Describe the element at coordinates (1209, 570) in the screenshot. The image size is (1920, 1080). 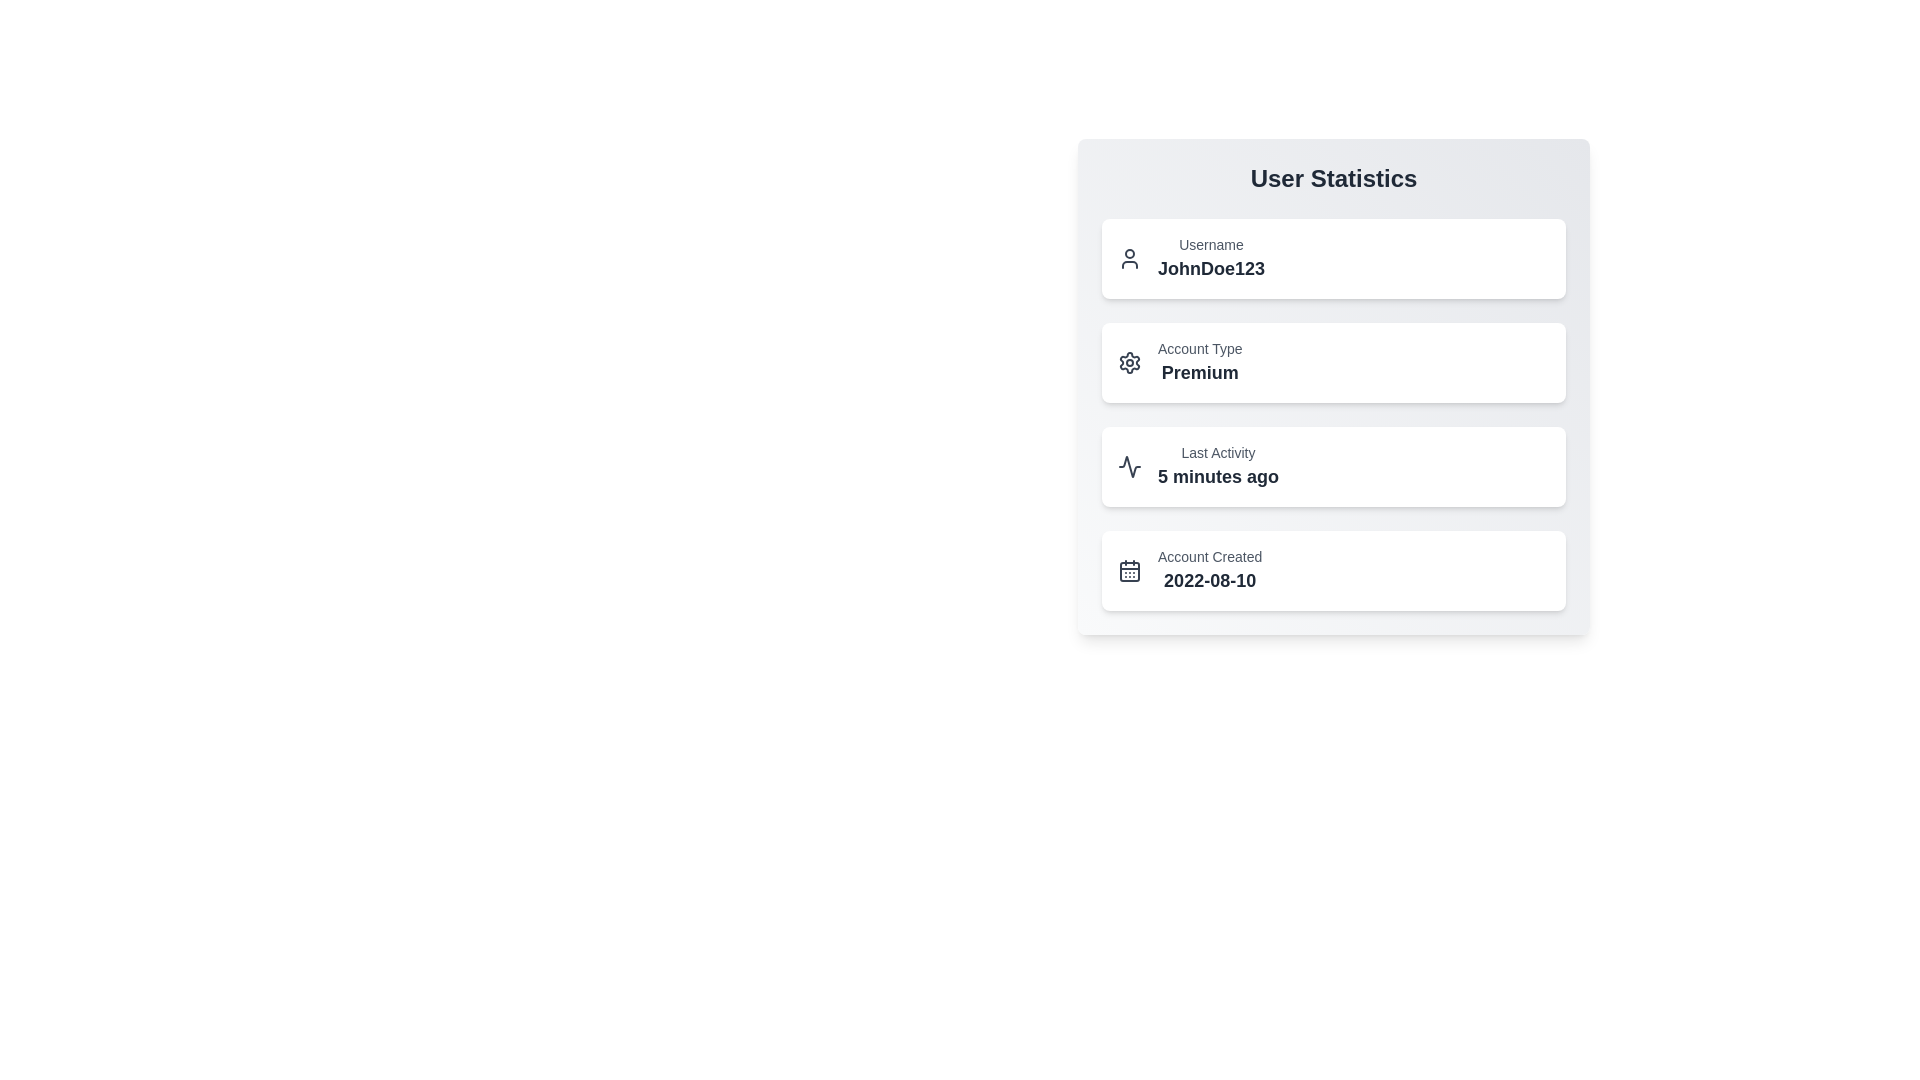
I see `the label displaying the account creation date '2022-08-10' located below the 'Last Activity' element in the user statistics panel` at that location.